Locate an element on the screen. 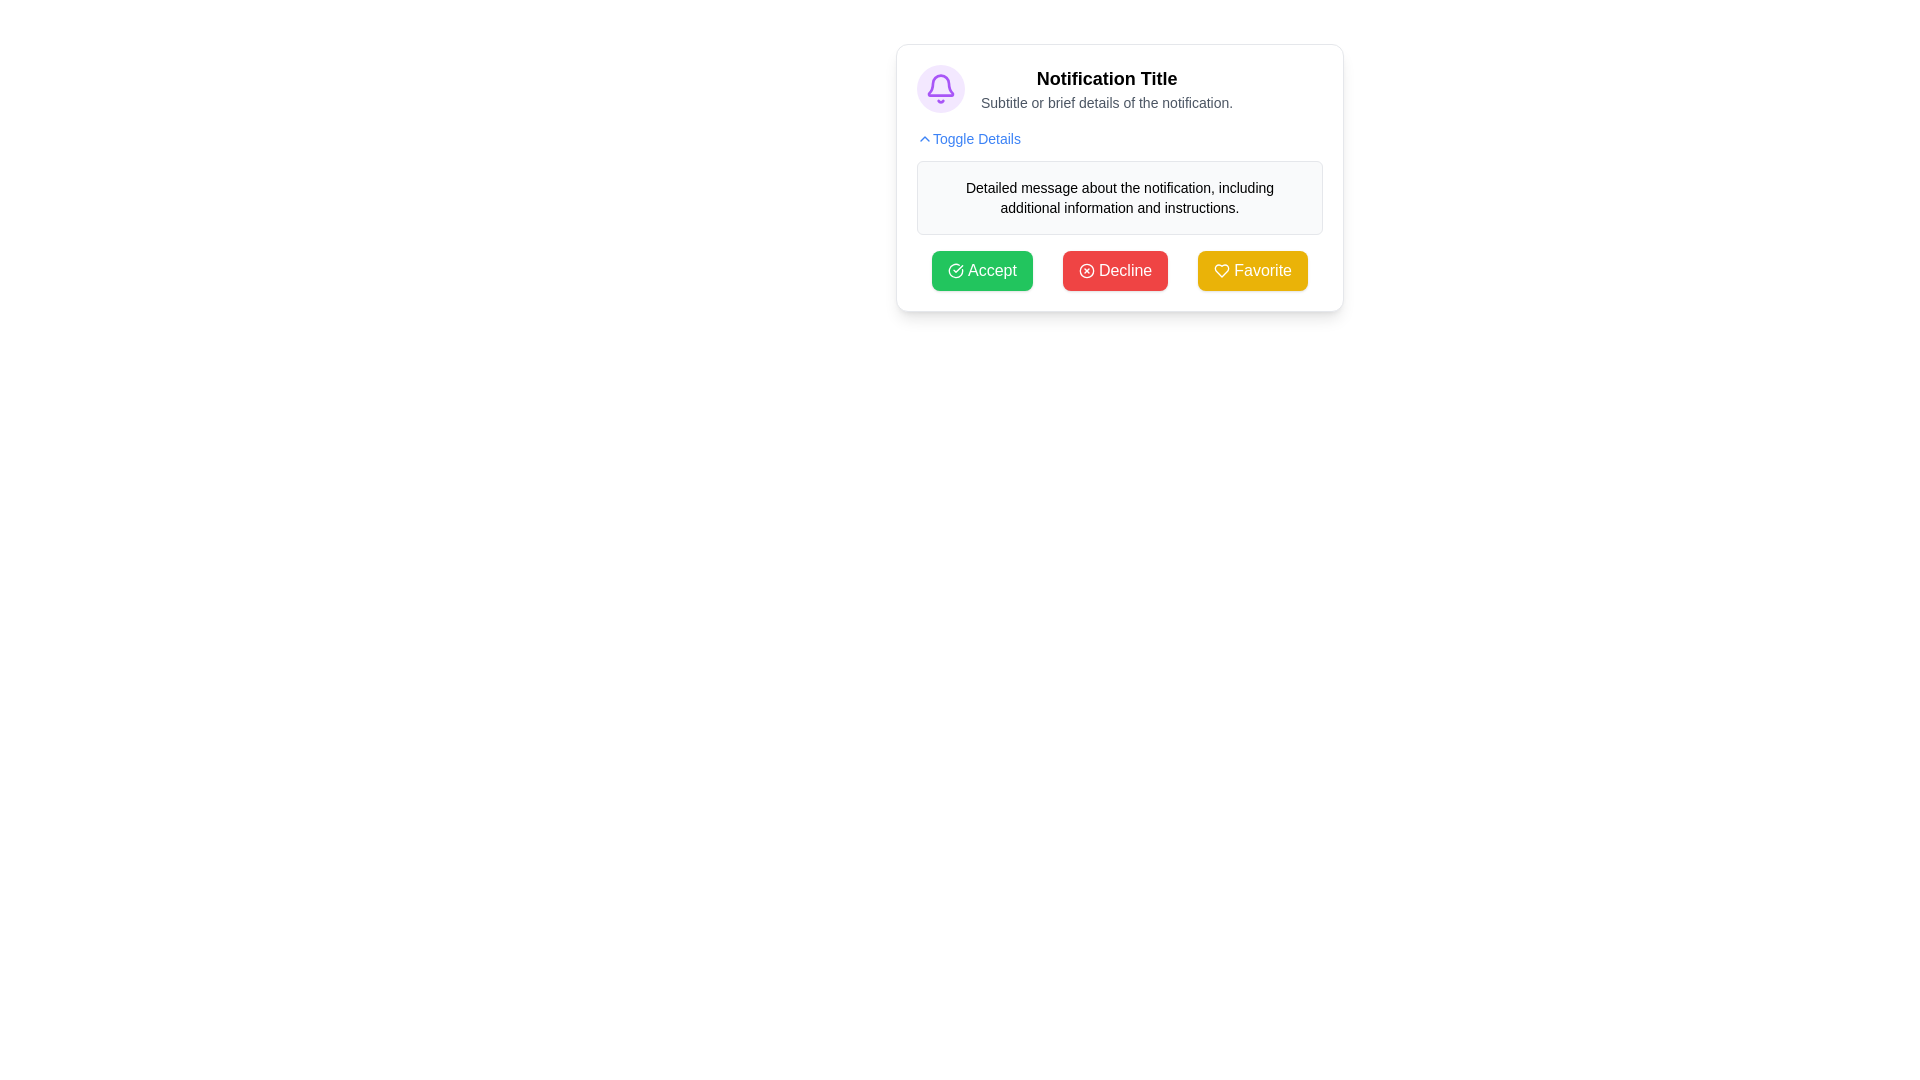 Image resolution: width=1920 pixels, height=1080 pixels. the 'Toggle Details' button with the blue text and upward chevron icon to underline the text is located at coordinates (969, 137).